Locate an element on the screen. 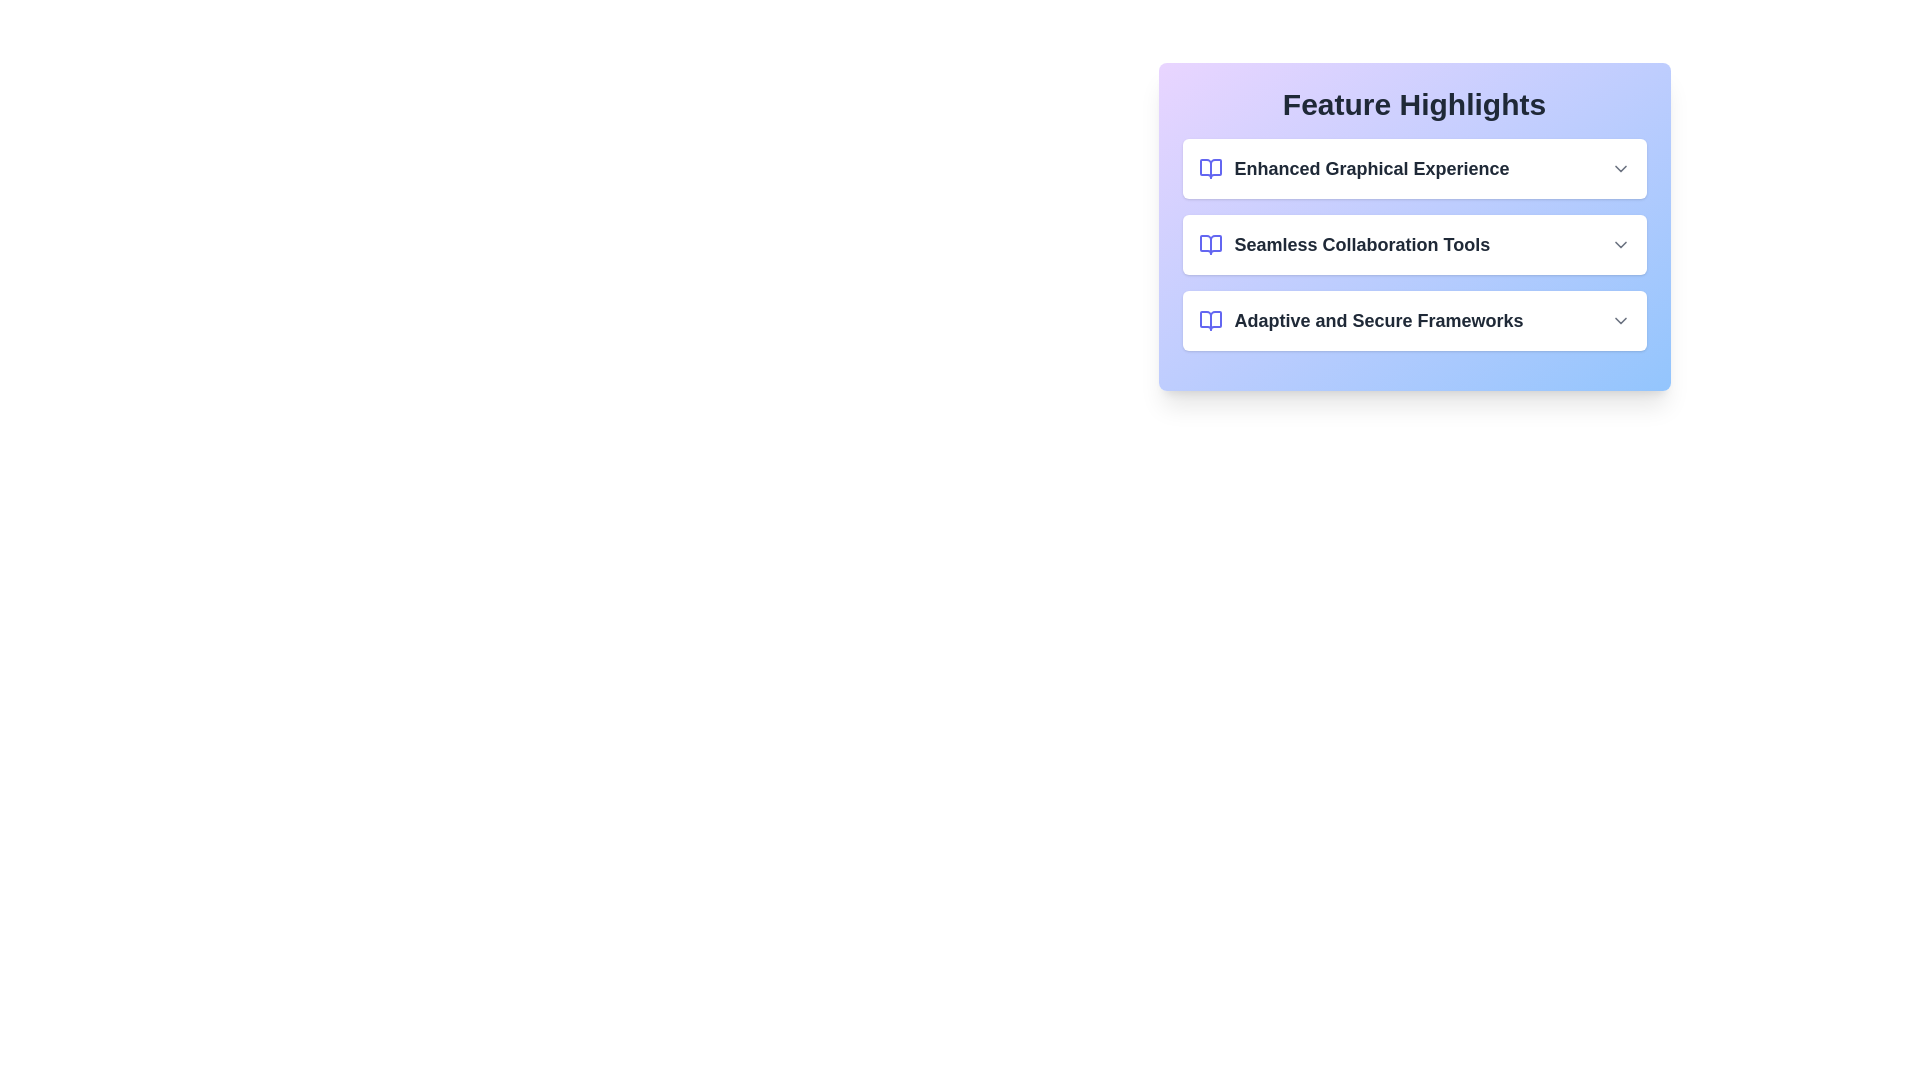 The image size is (1920, 1080). the indigo open book icon located under 'Feature Highlights' in the 'Adaptive and Secure Frameworks' section is located at coordinates (1209, 319).